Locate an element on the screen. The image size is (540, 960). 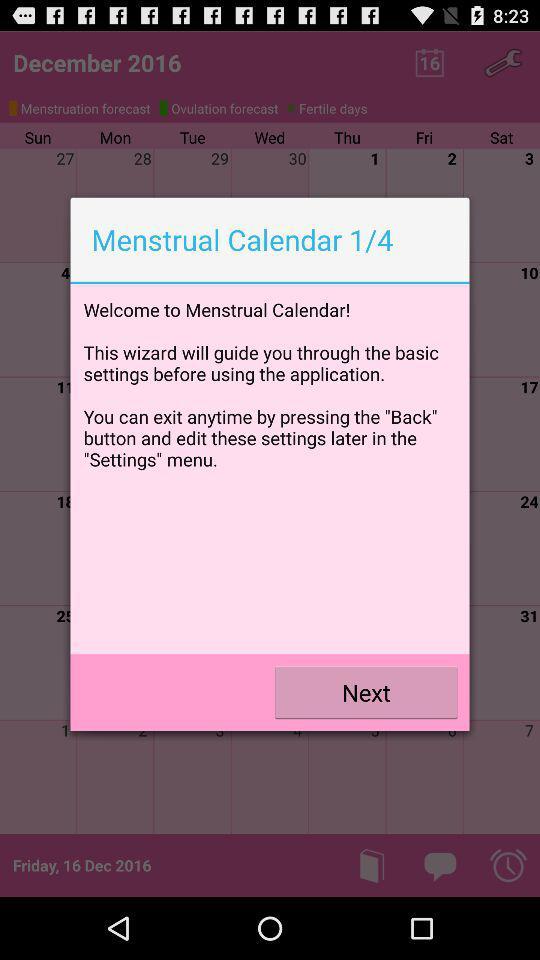
the next icon is located at coordinates (365, 692).